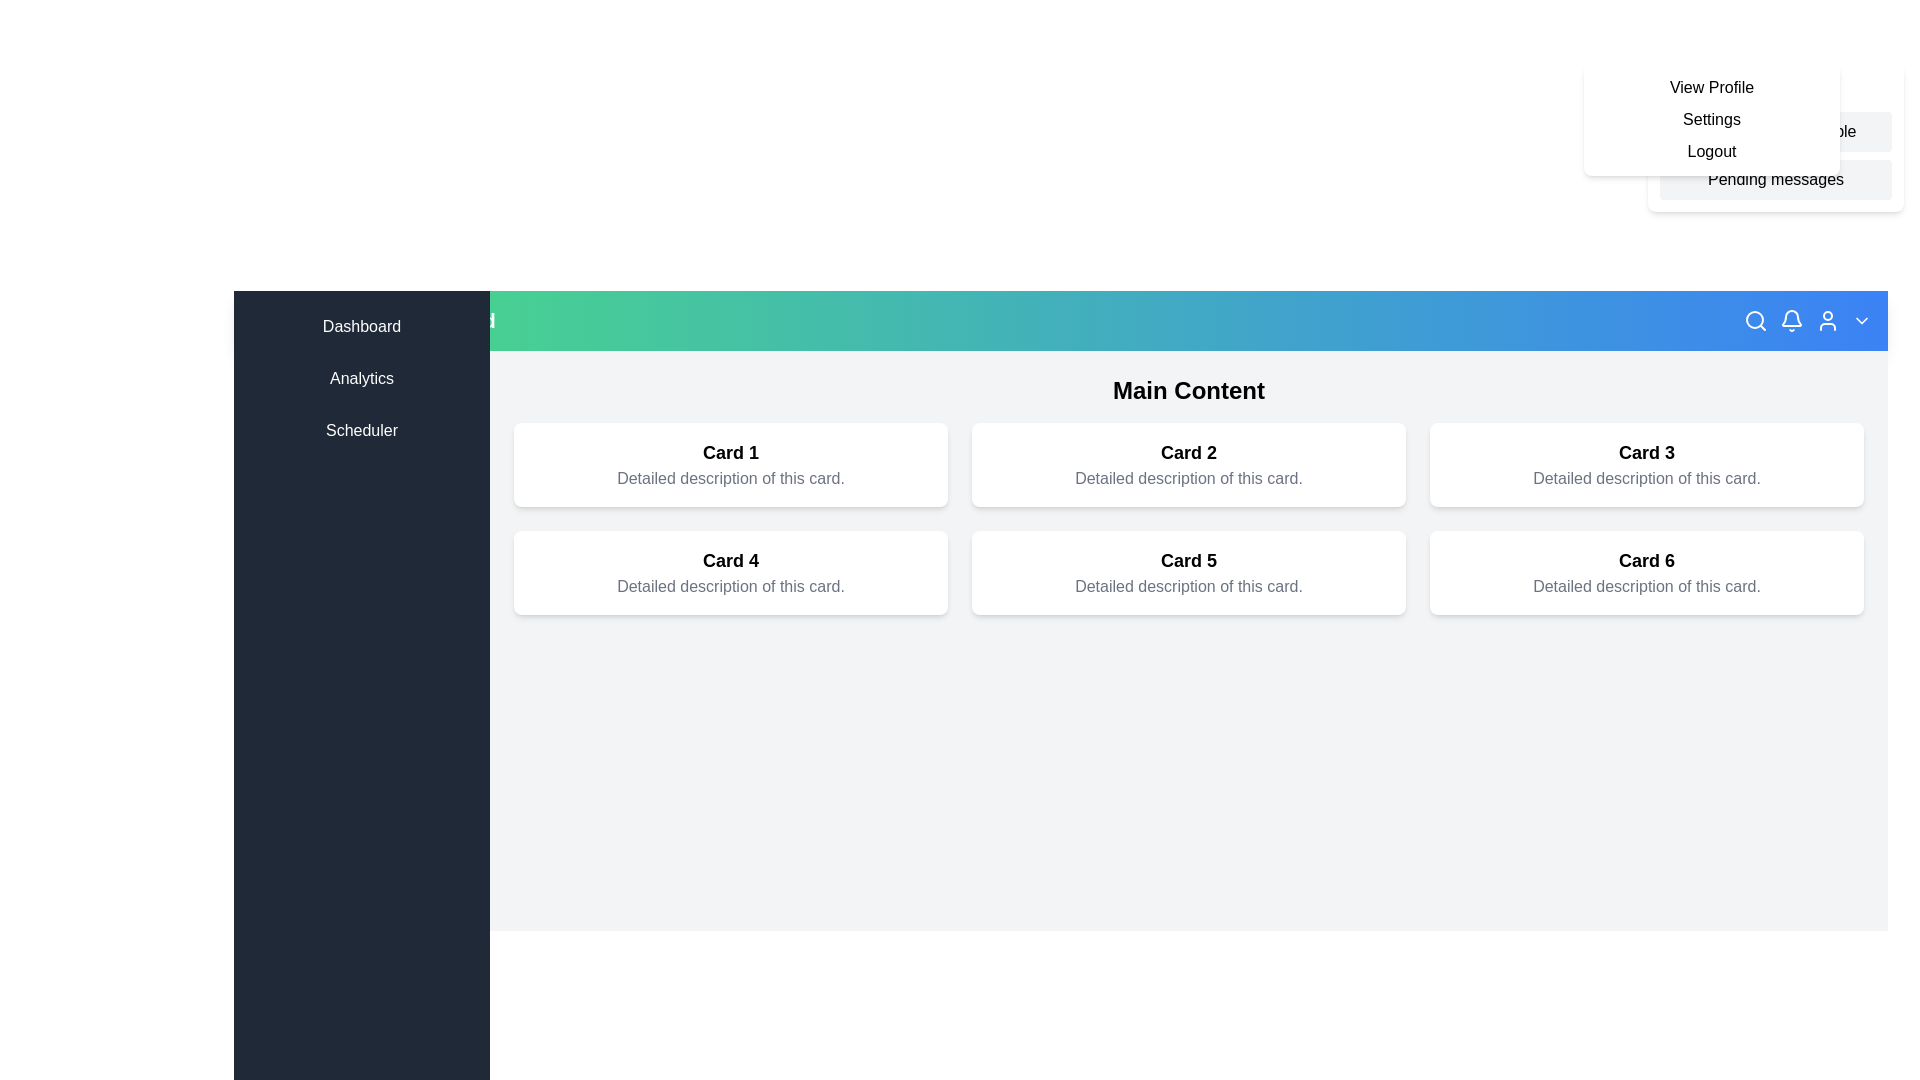 Image resolution: width=1920 pixels, height=1080 pixels. Describe the element at coordinates (1646, 465) in the screenshot. I see `the Card UI component` at that location.